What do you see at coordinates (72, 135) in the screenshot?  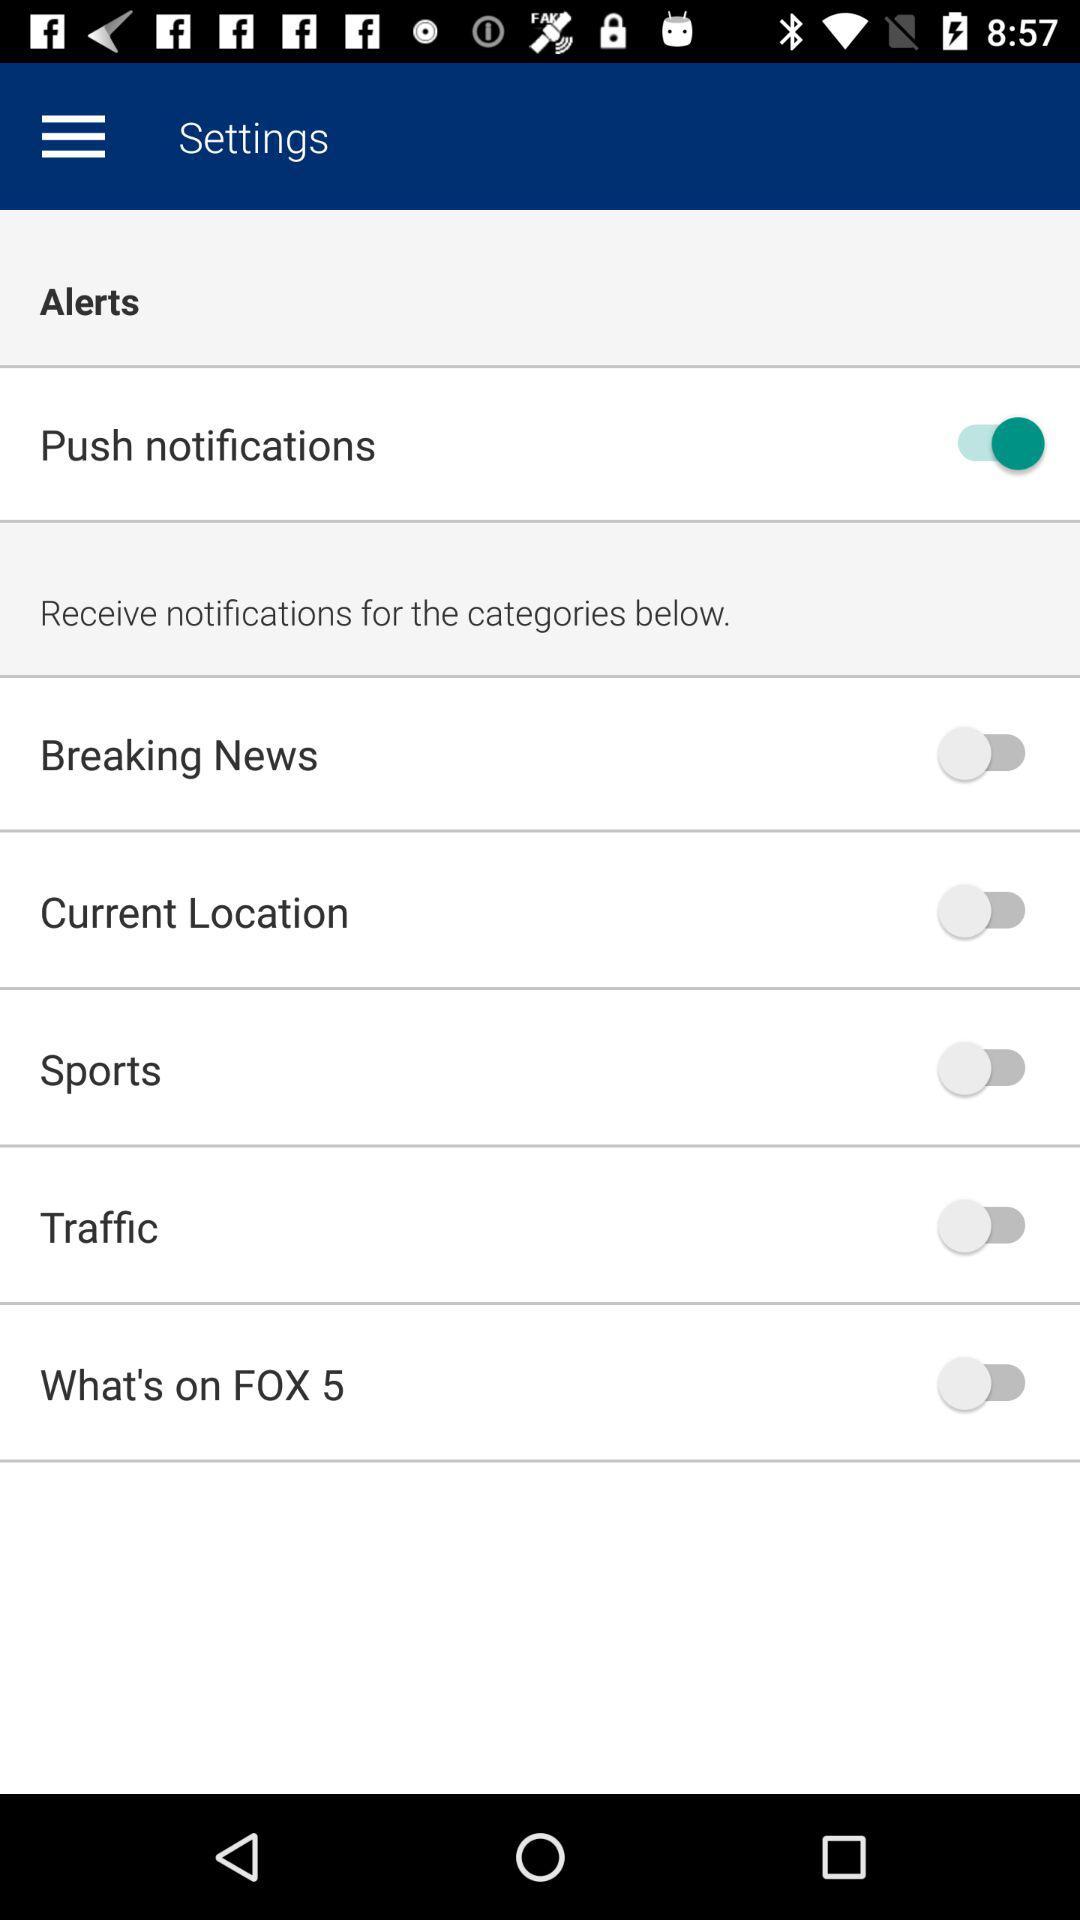 I see `displays menu` at bounding box center [72, 135].